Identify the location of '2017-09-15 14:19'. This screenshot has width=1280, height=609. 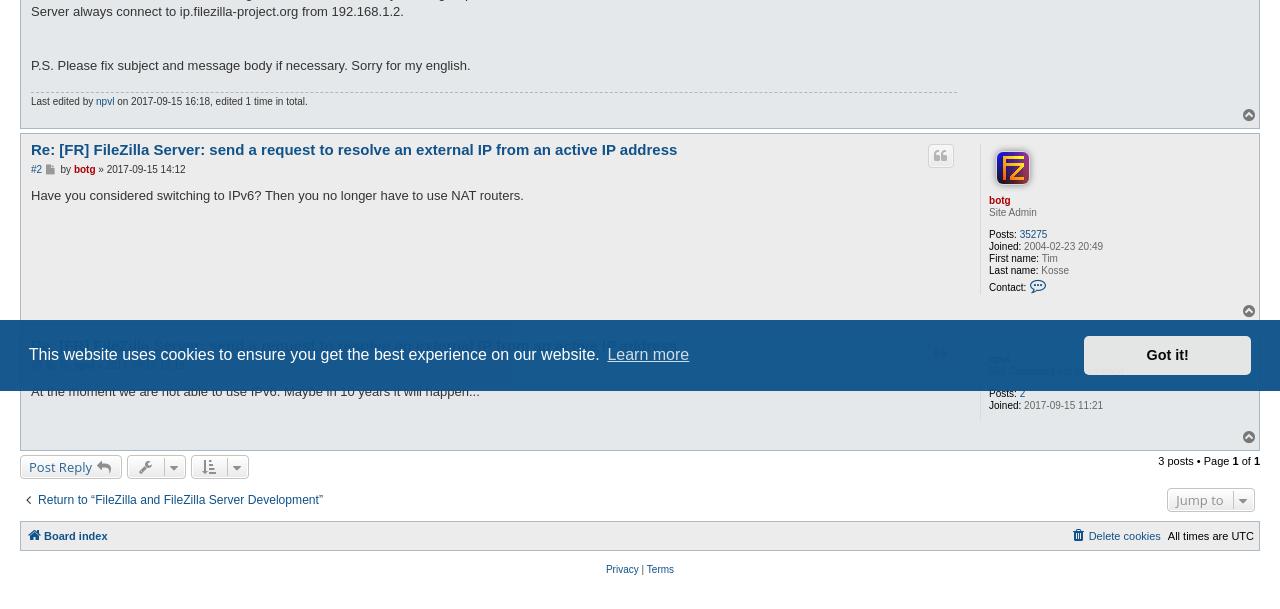
(143, 364).